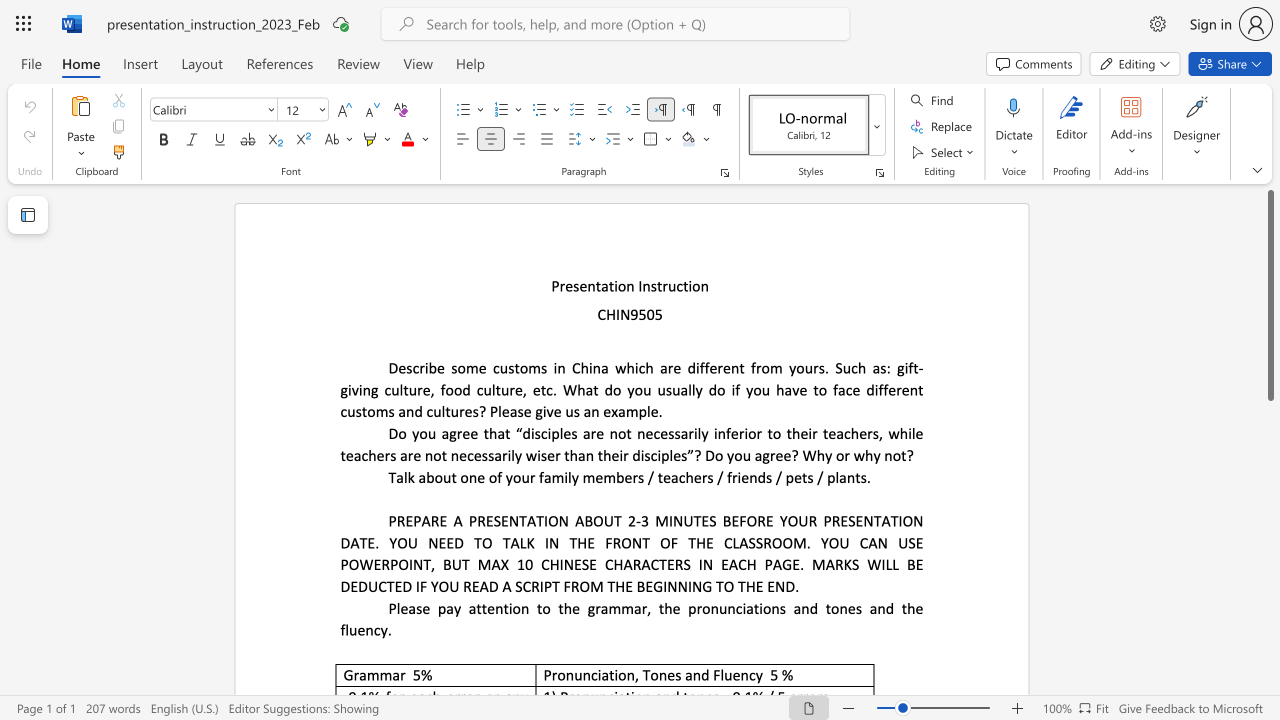  I want to click on the scrollbar to move the content lower, so click(1269, 670).